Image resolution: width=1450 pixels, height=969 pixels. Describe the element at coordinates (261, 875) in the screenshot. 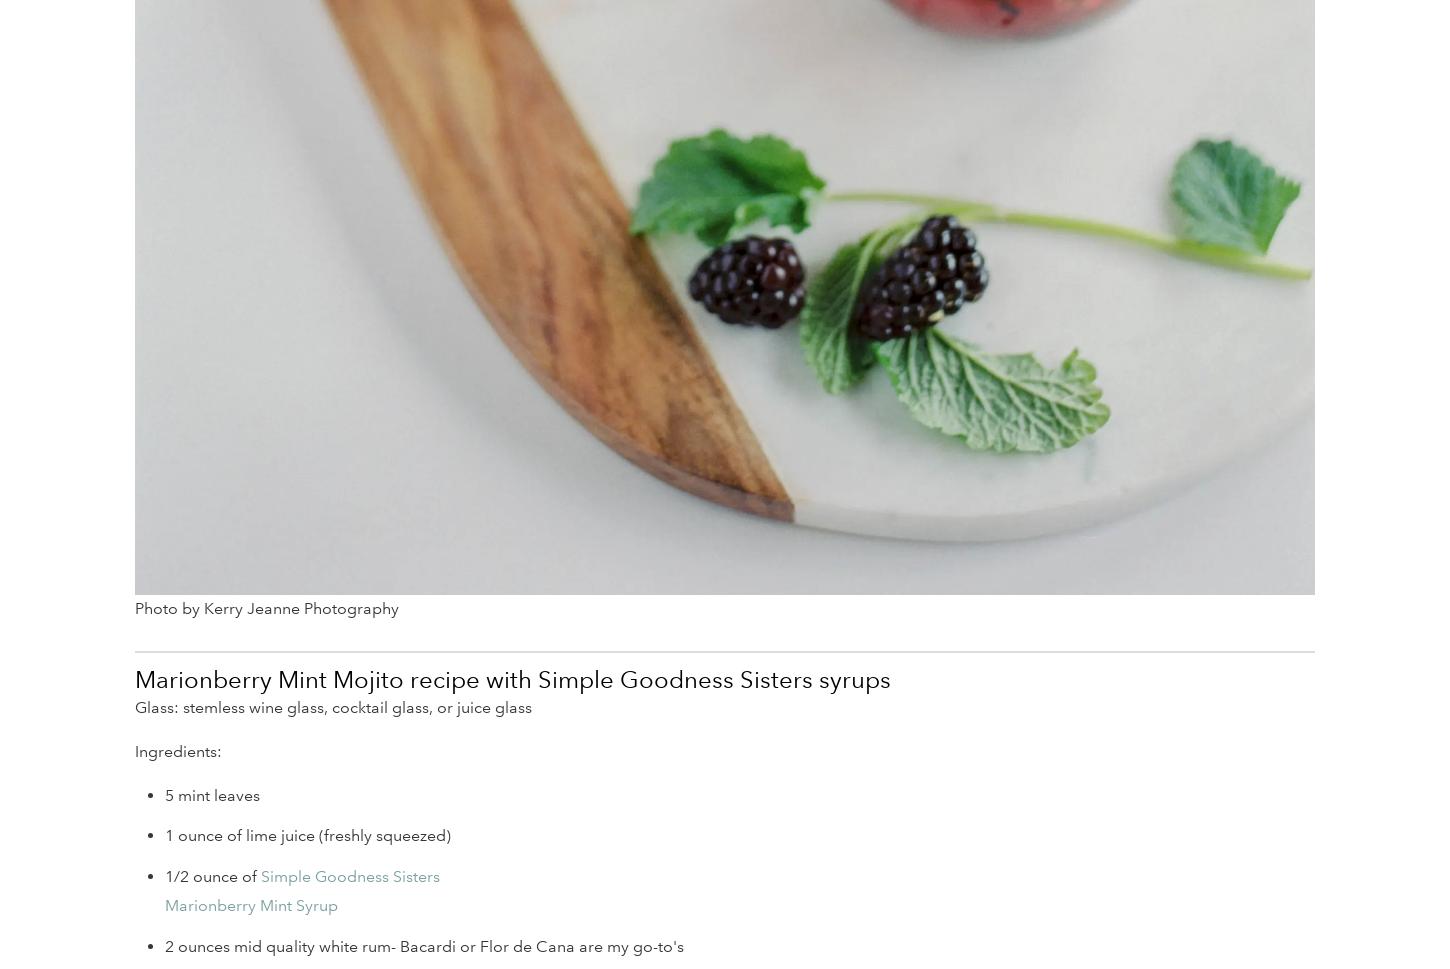

I see `'Simple Goodness Sisters'` at that location.